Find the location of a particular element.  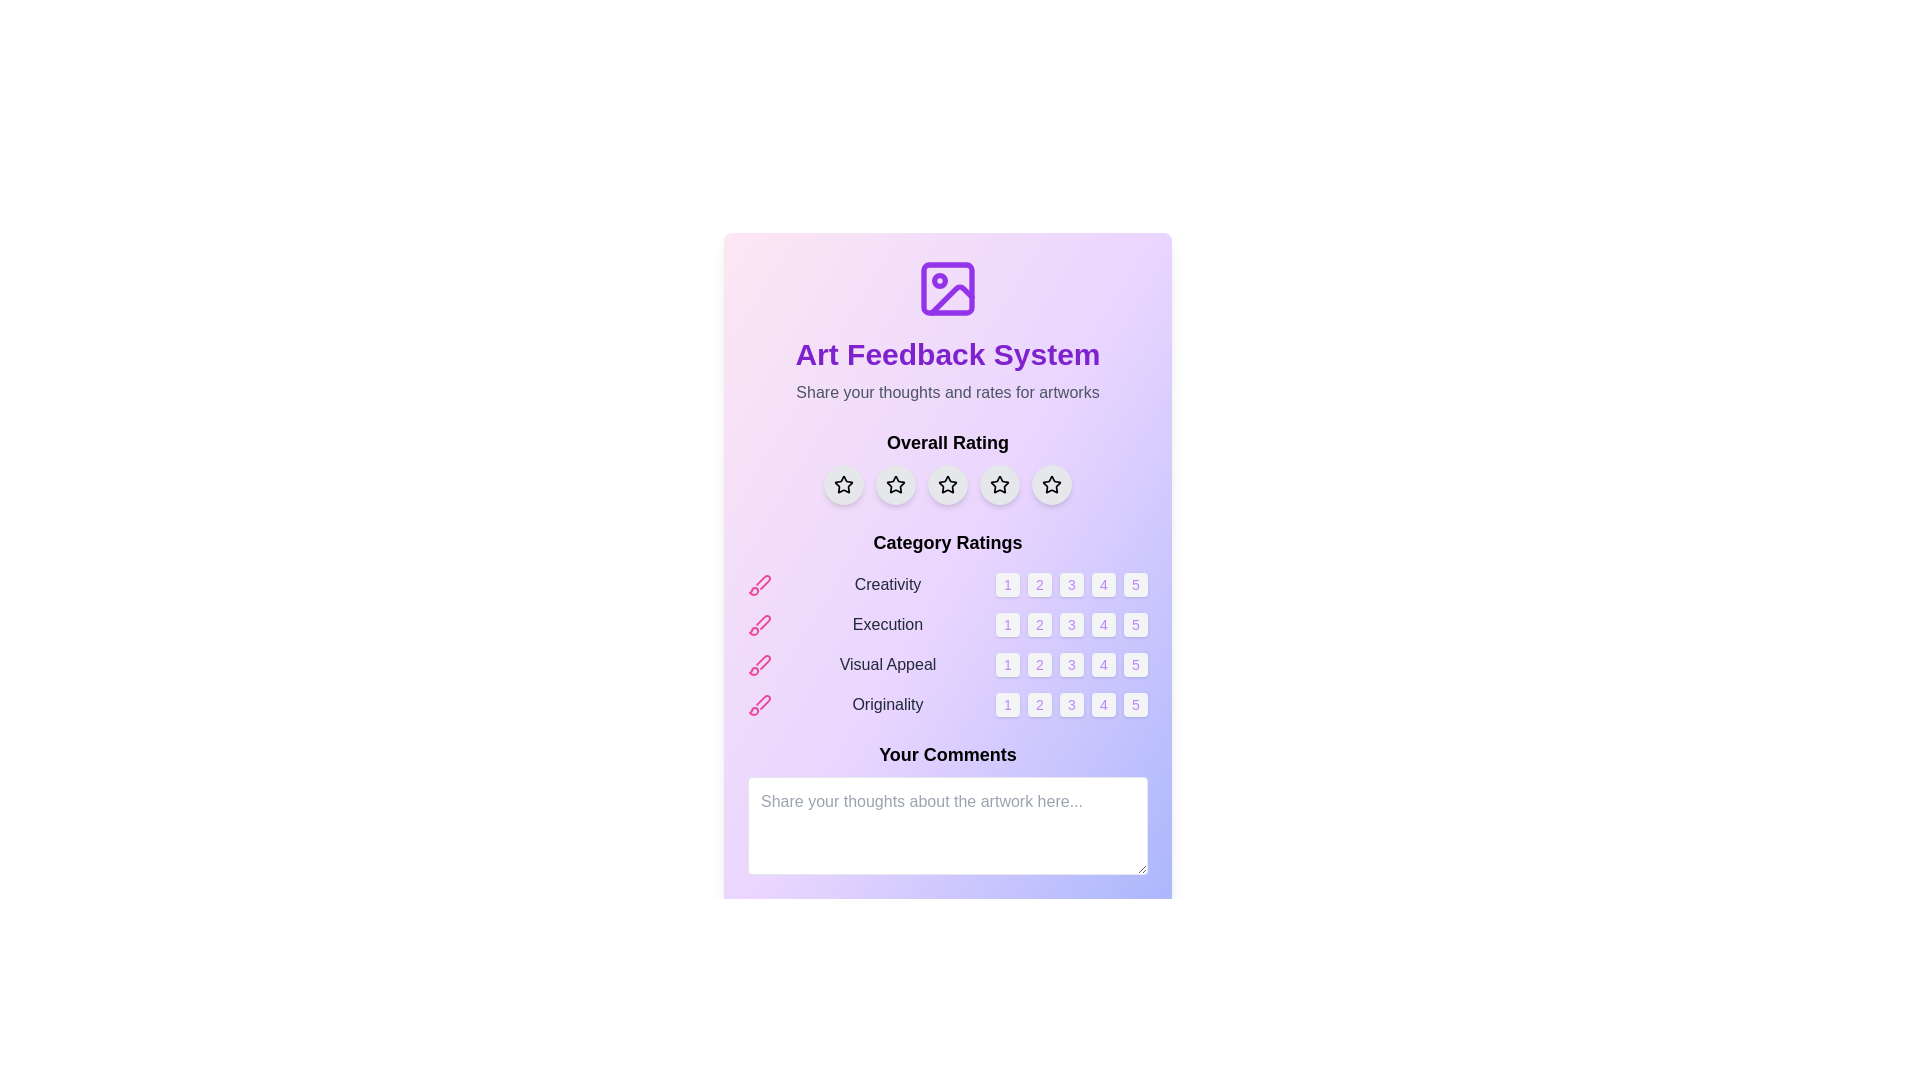

the third star-shaped icon in the row of five under the 'Overall Rating' section of the UI is located at coordinates (895, 485).